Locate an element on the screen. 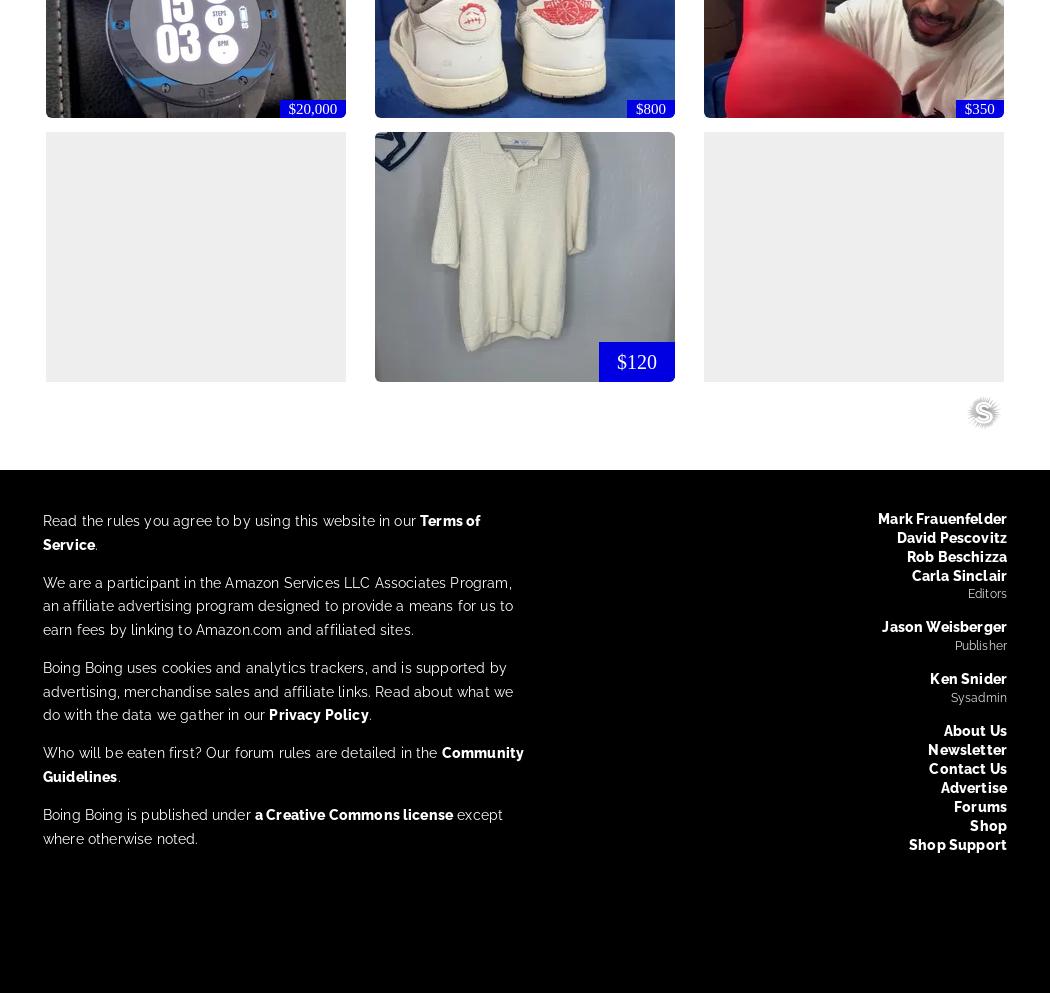  'About Us' is located at coordinates (975, 731).